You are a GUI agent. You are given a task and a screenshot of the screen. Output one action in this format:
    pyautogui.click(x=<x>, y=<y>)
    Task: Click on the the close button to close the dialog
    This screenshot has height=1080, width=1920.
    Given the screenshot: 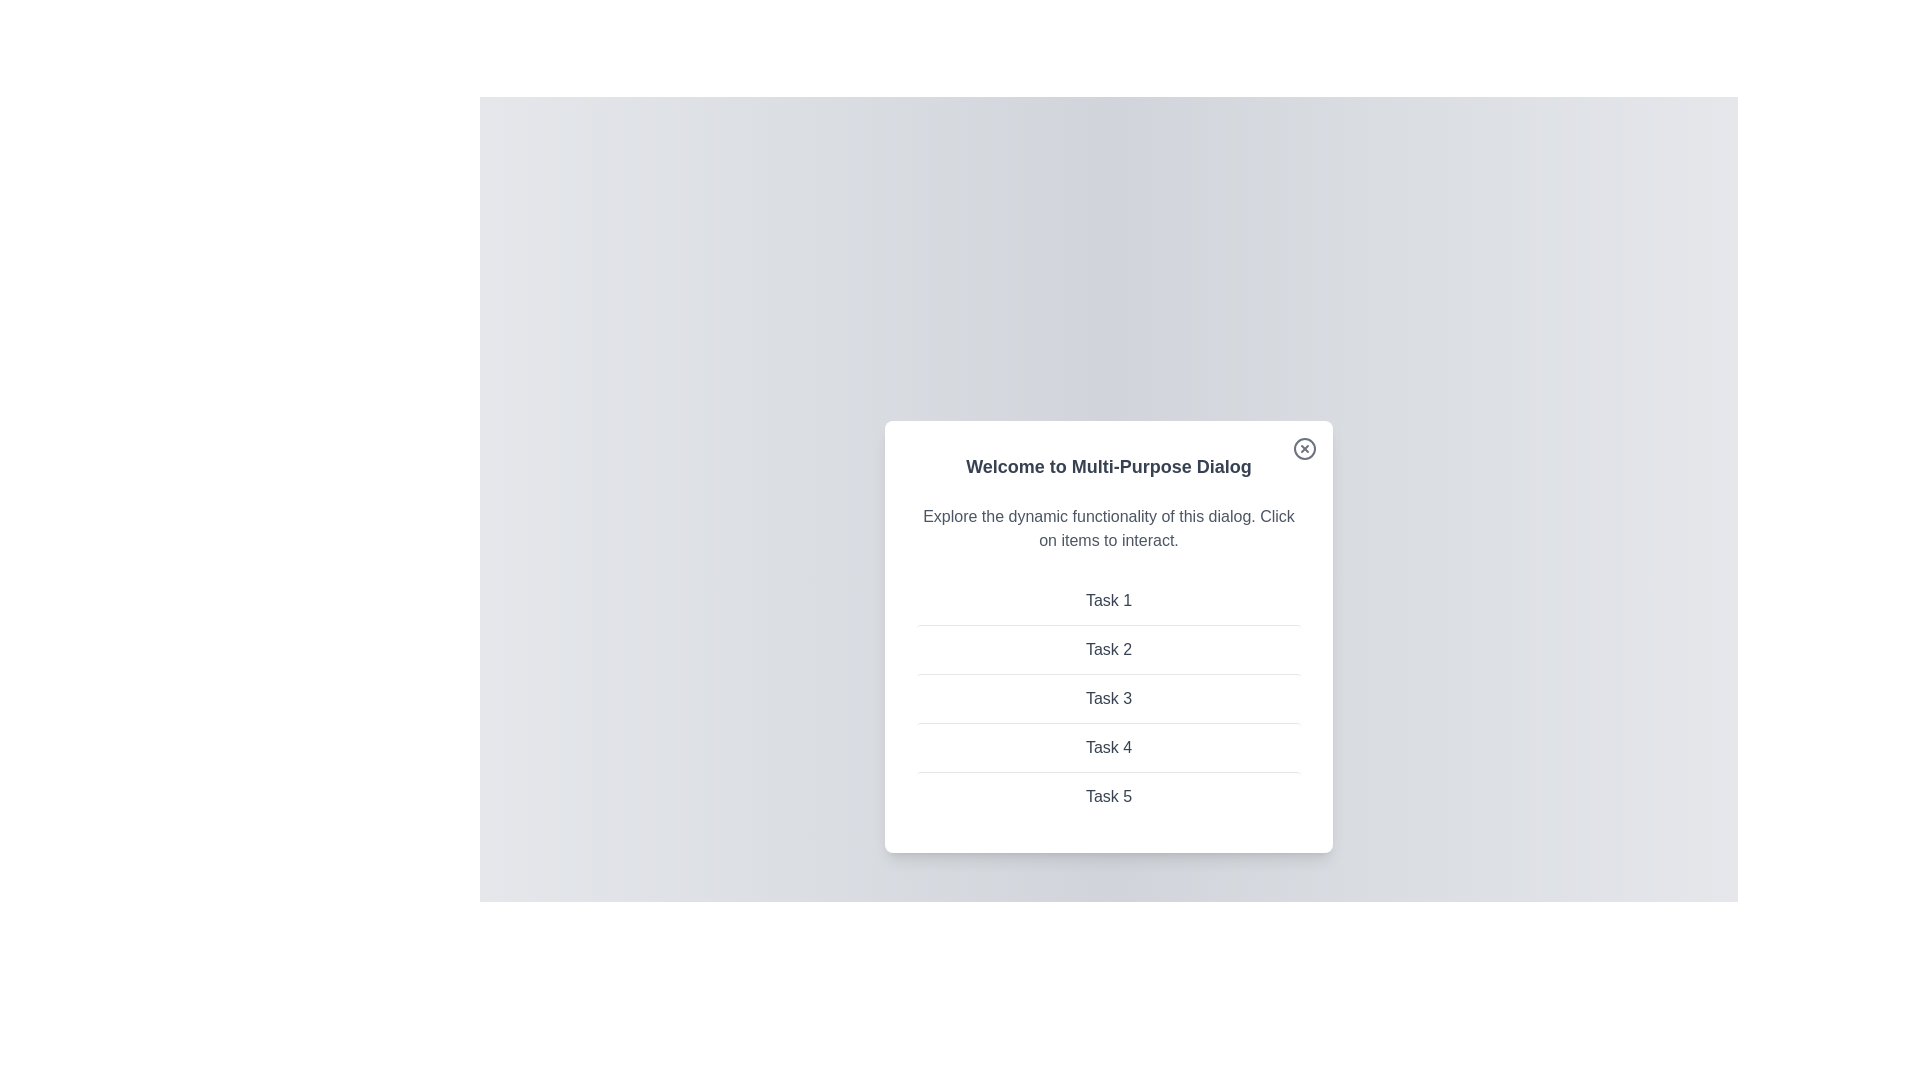 What is the action you would take?
    pyautogui.click(x=1305, y=447)
    